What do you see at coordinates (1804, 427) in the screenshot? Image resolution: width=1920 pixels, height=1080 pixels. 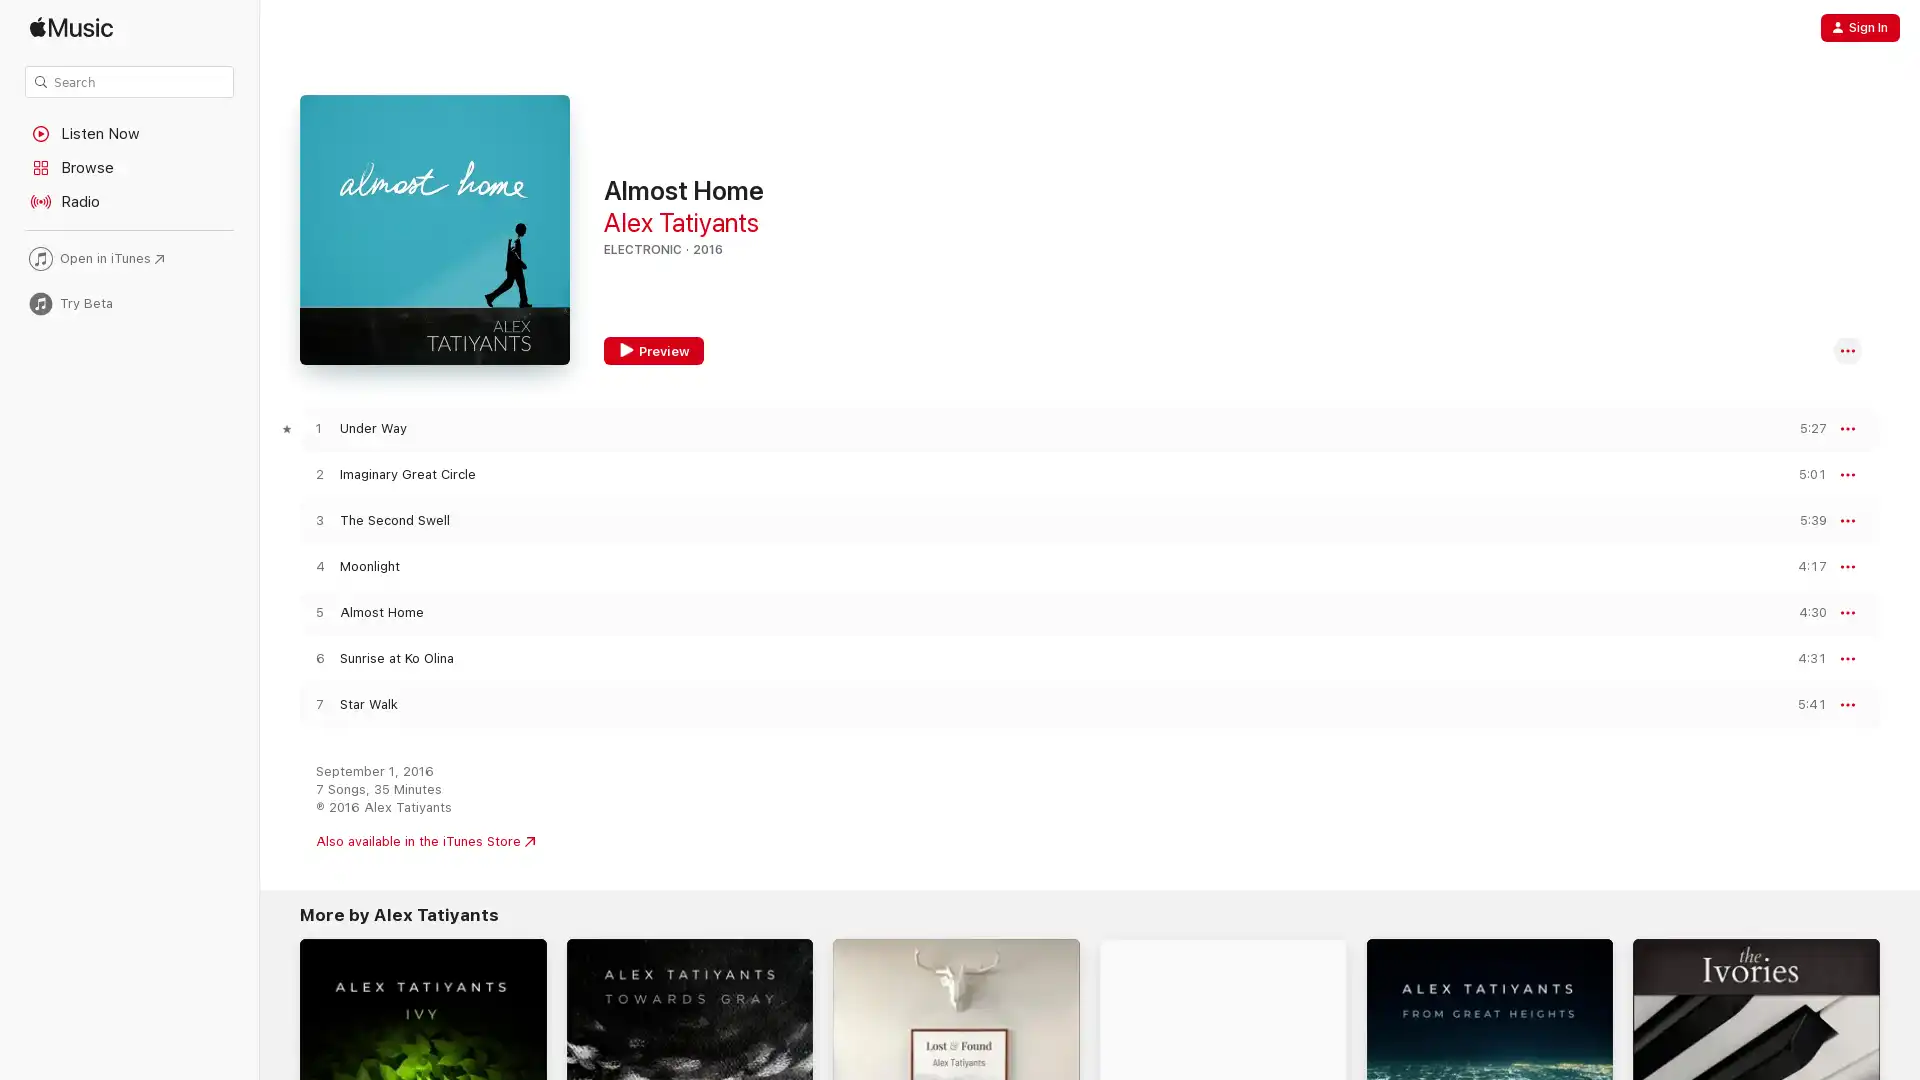 I see `Preview` at bounding box center [1804, 427].